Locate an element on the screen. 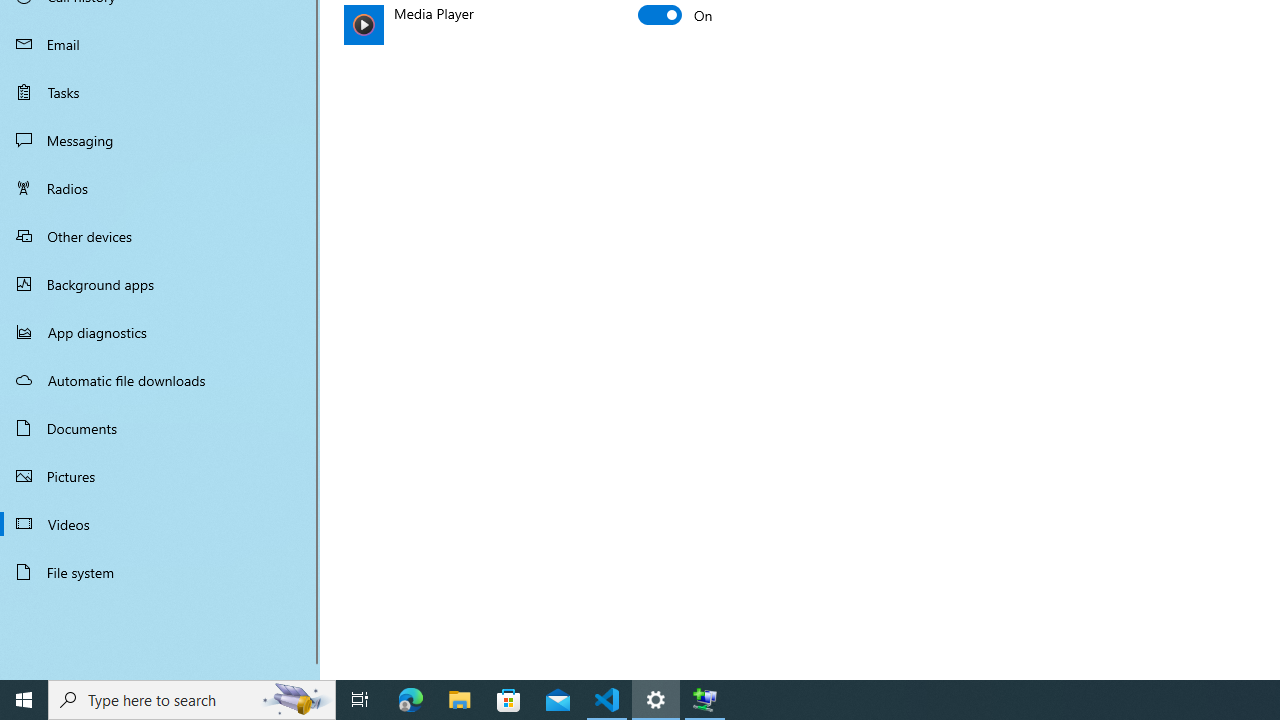 The width and height of the screenshot is (1280, 720). 'Background apps' is located at coordinates (160, 284).